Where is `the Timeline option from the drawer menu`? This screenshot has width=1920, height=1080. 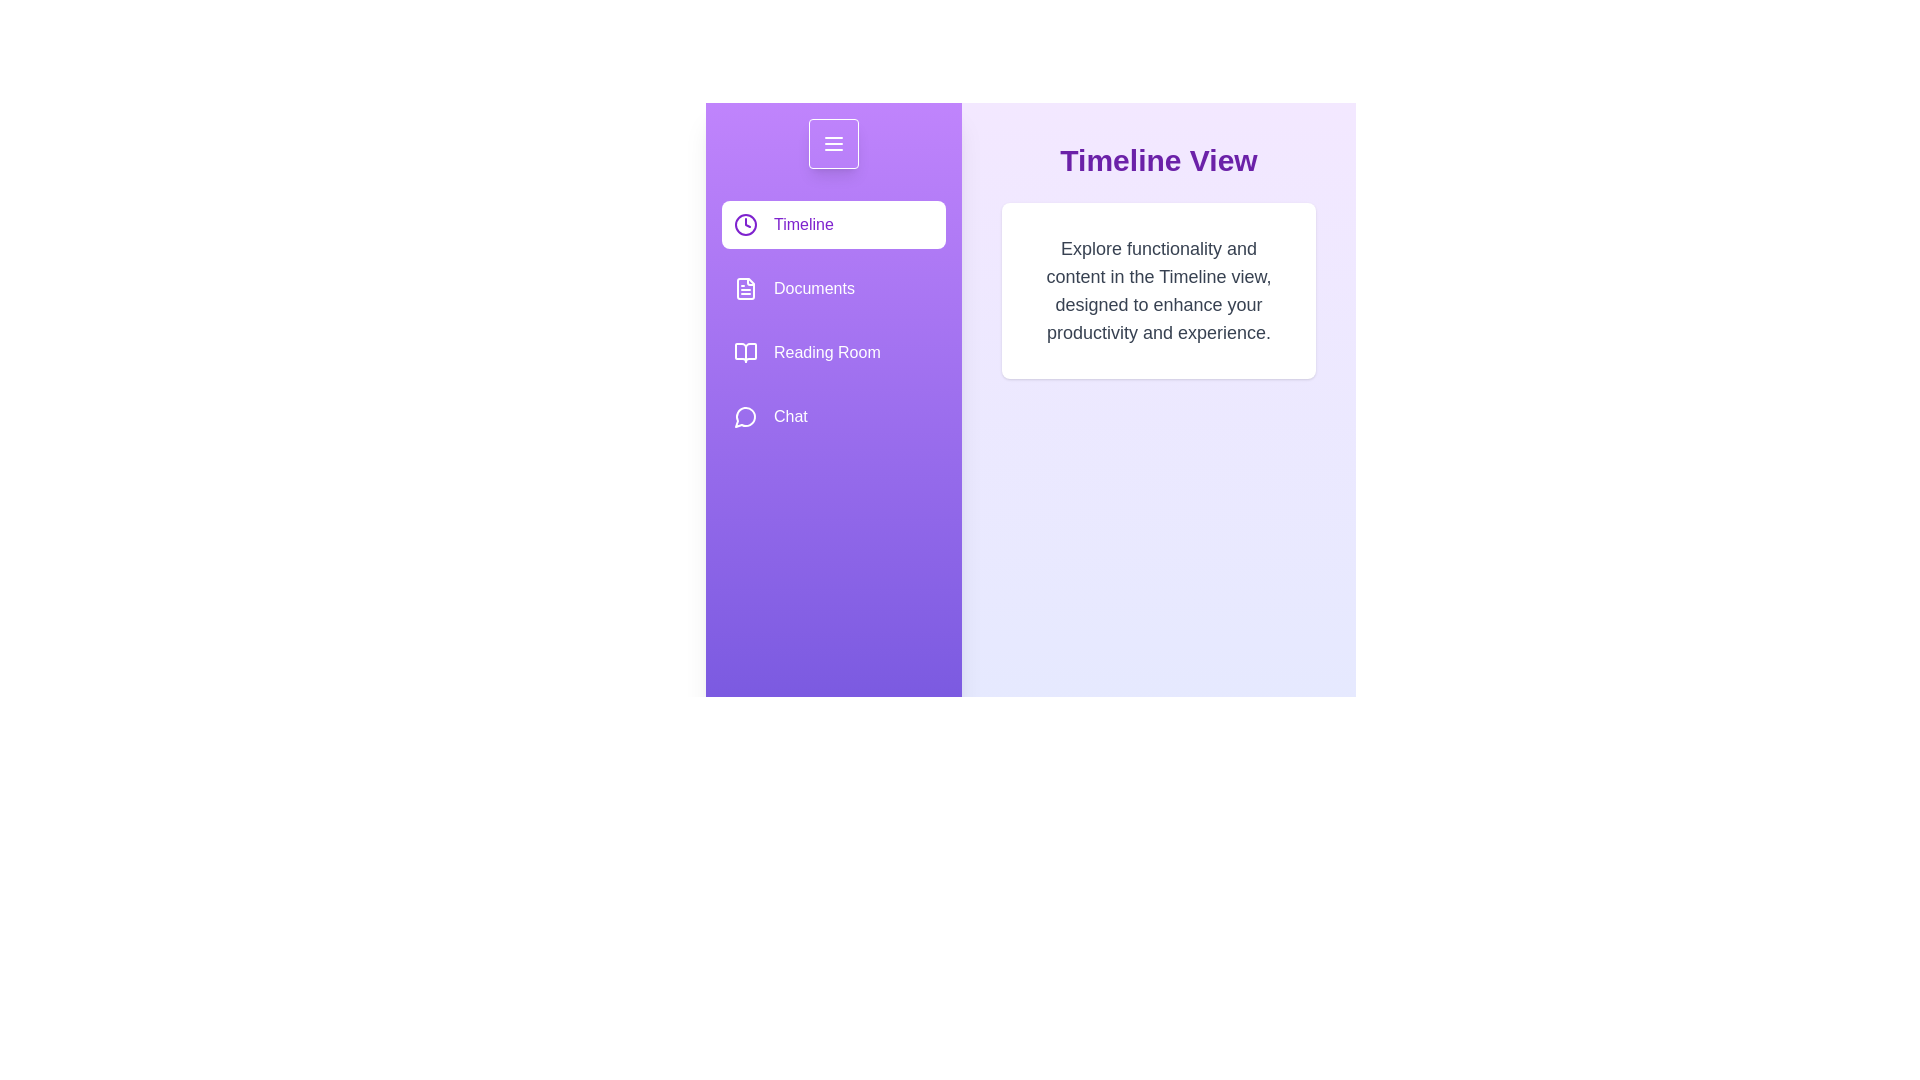 the Timeline option from the drawer menu is located at coordinates (834, 224).